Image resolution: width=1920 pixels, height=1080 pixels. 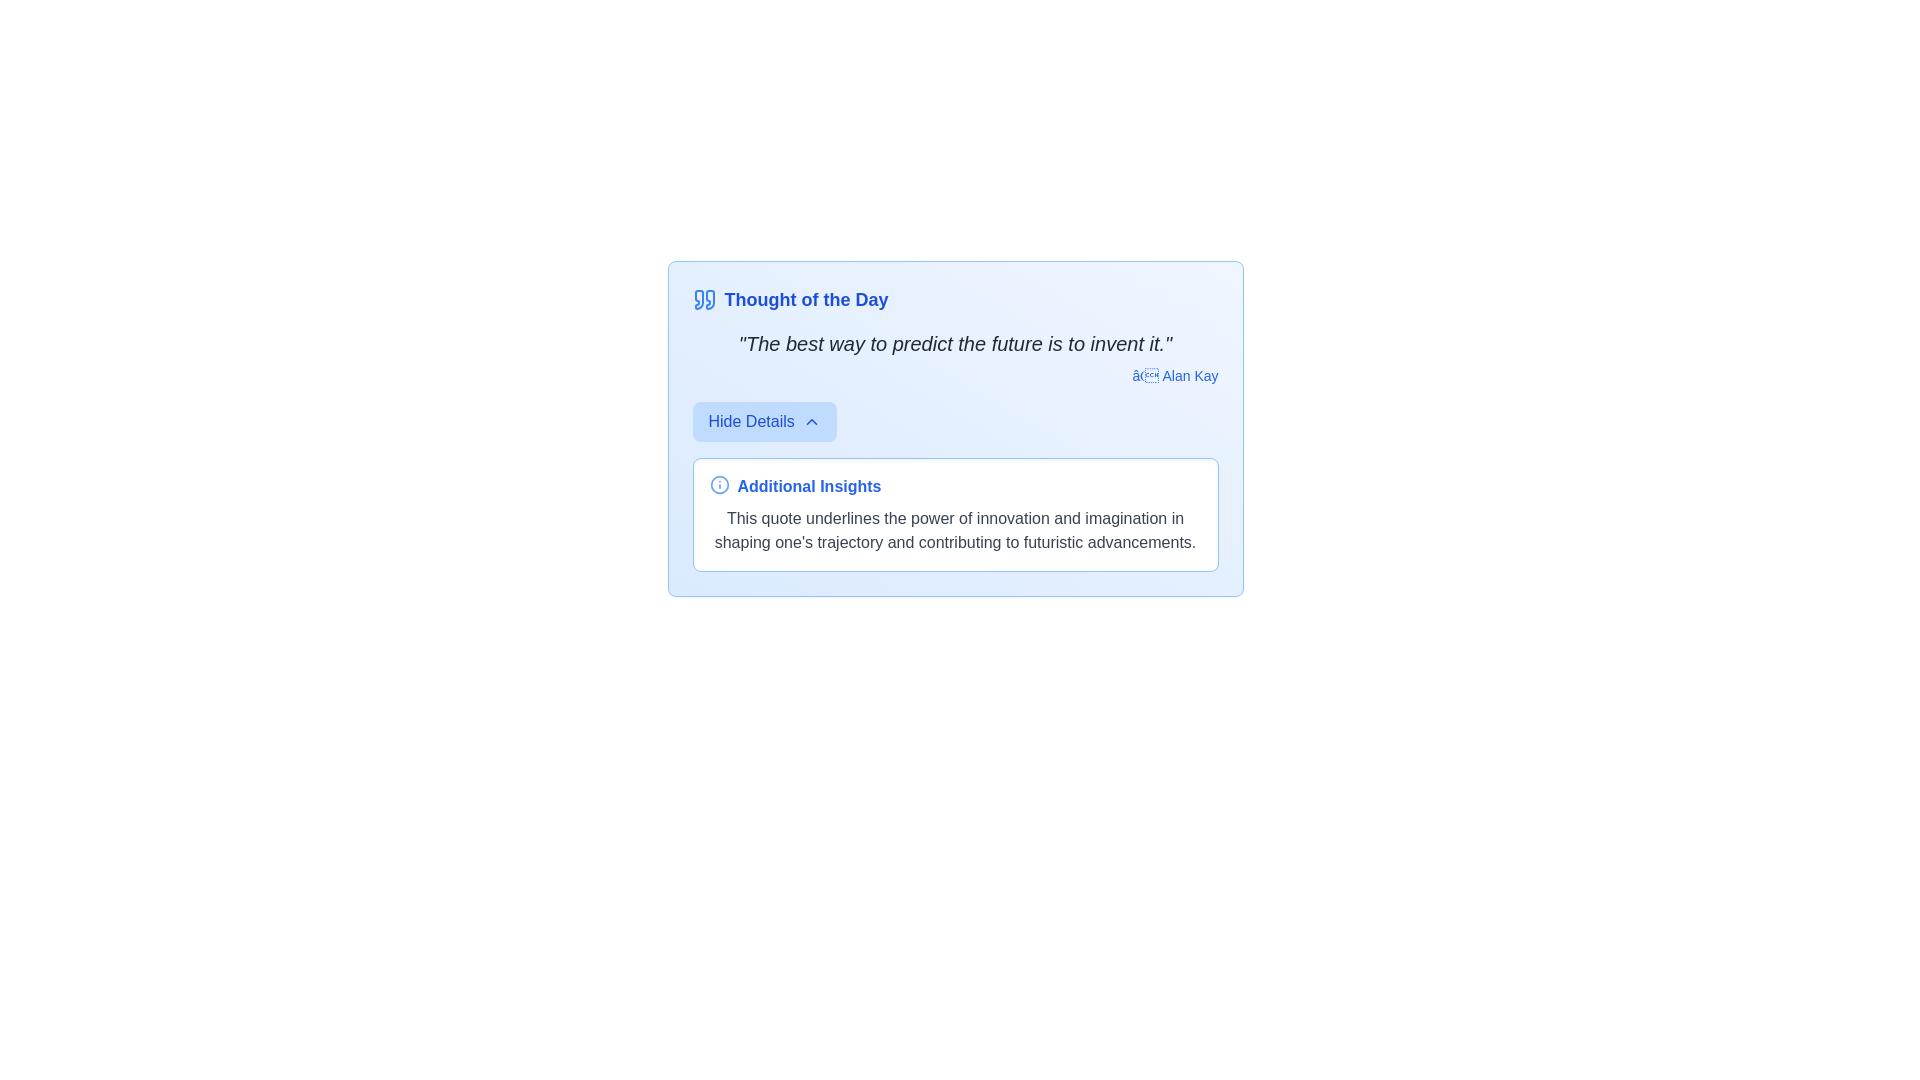 I want to click on the upward-pointing chevron icon located to the right of the 'Hide Details' button, so click(x=811, y=420).